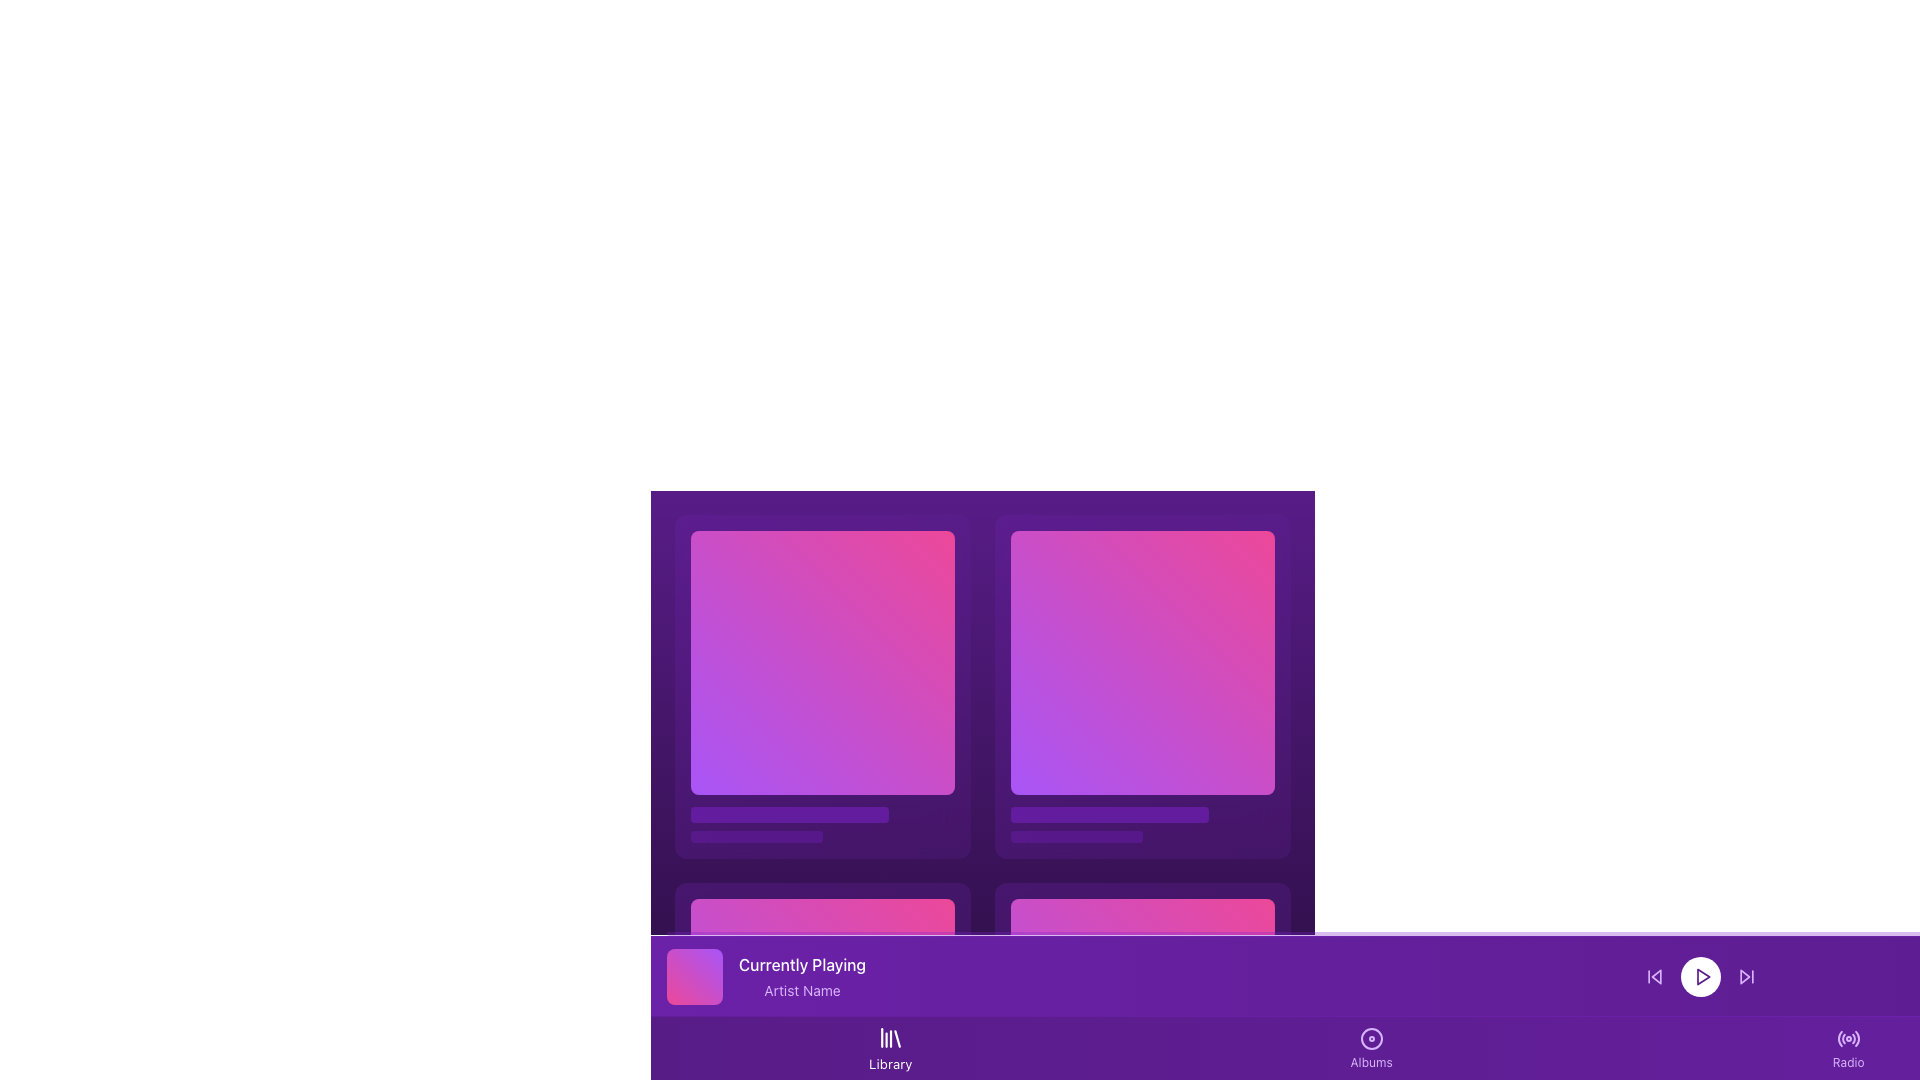  What do you see at coordinates (1370, 1047) in the screenshot?
I see `the 'Albums' navigation button located on the bottom navigation bar, which is the second button from the left` at bounding box center [1370, 1047].